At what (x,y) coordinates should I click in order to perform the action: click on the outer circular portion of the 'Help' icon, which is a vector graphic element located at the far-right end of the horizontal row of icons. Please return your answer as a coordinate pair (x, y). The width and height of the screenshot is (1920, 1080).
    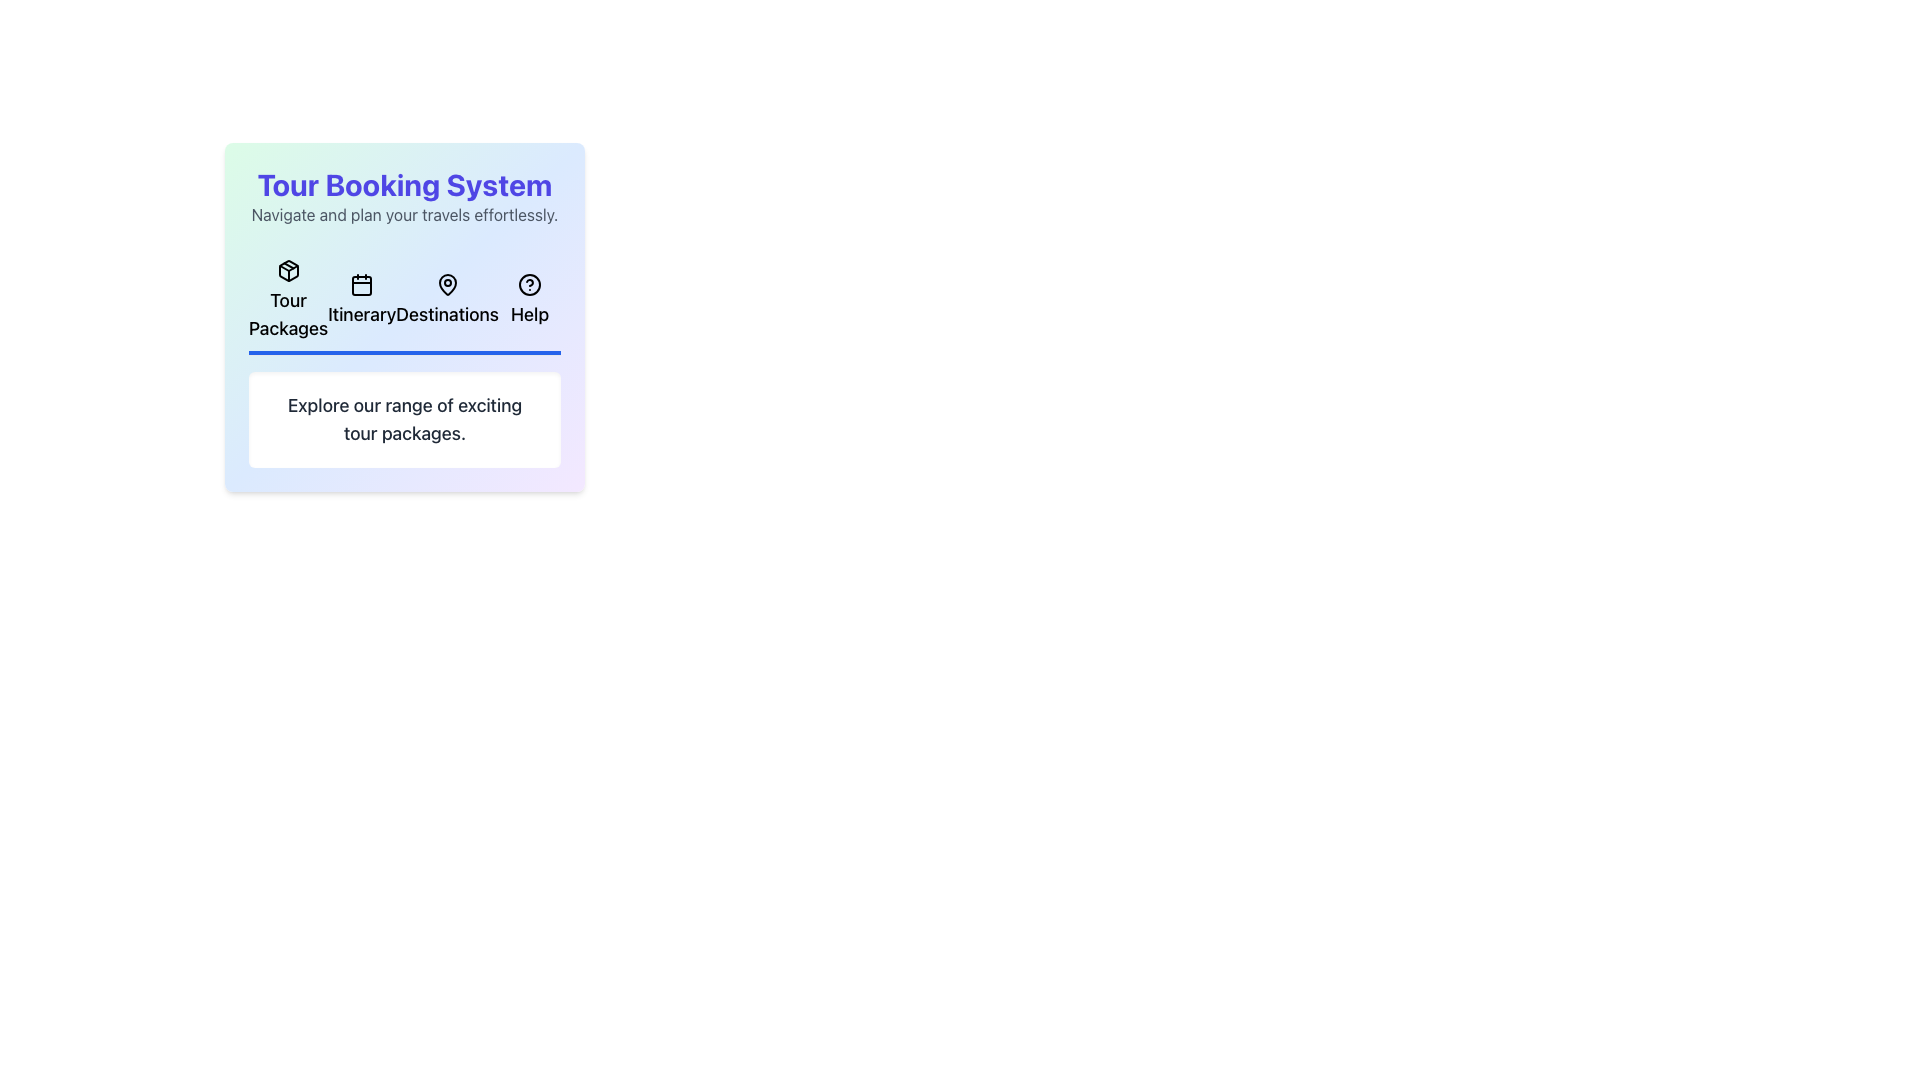
    Looking at the image, I should click on (529, 285).